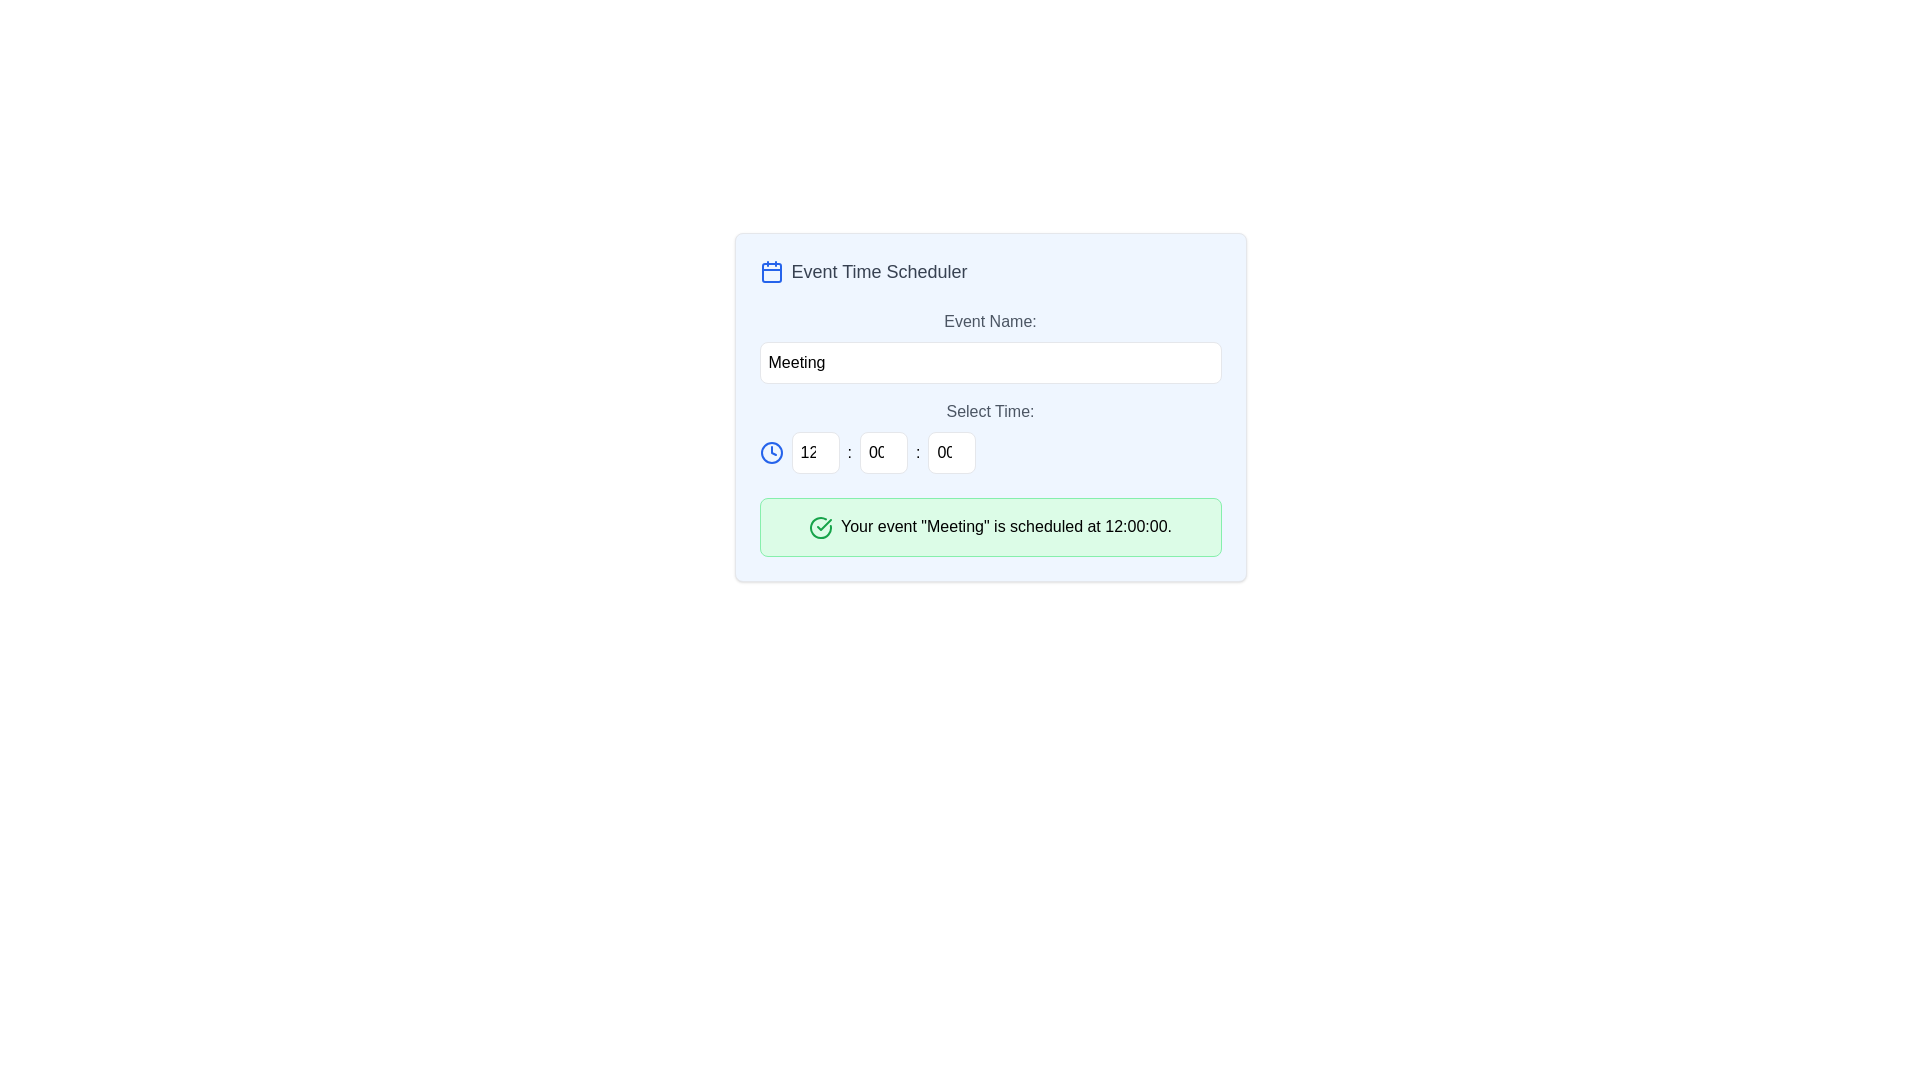 The height and width of the screenshot is (1080, 1920). I want to click on the label indicating the purpose of the input field for the event name, which is positioned directly above the 'Meeting' input field, so click(990, 320).